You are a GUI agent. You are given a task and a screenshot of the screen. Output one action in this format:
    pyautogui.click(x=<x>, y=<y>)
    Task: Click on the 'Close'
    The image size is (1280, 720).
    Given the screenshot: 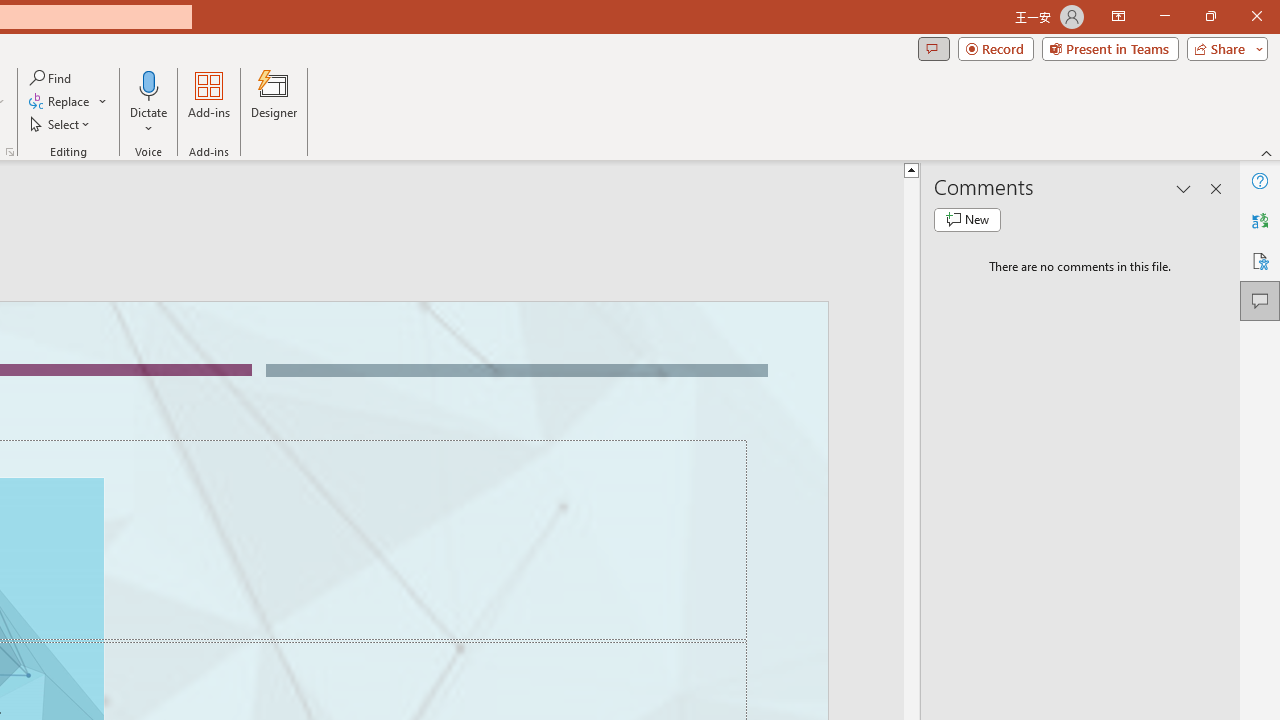 What is the action you would take?
    pyautogui.click(x=1255, y=16)
    